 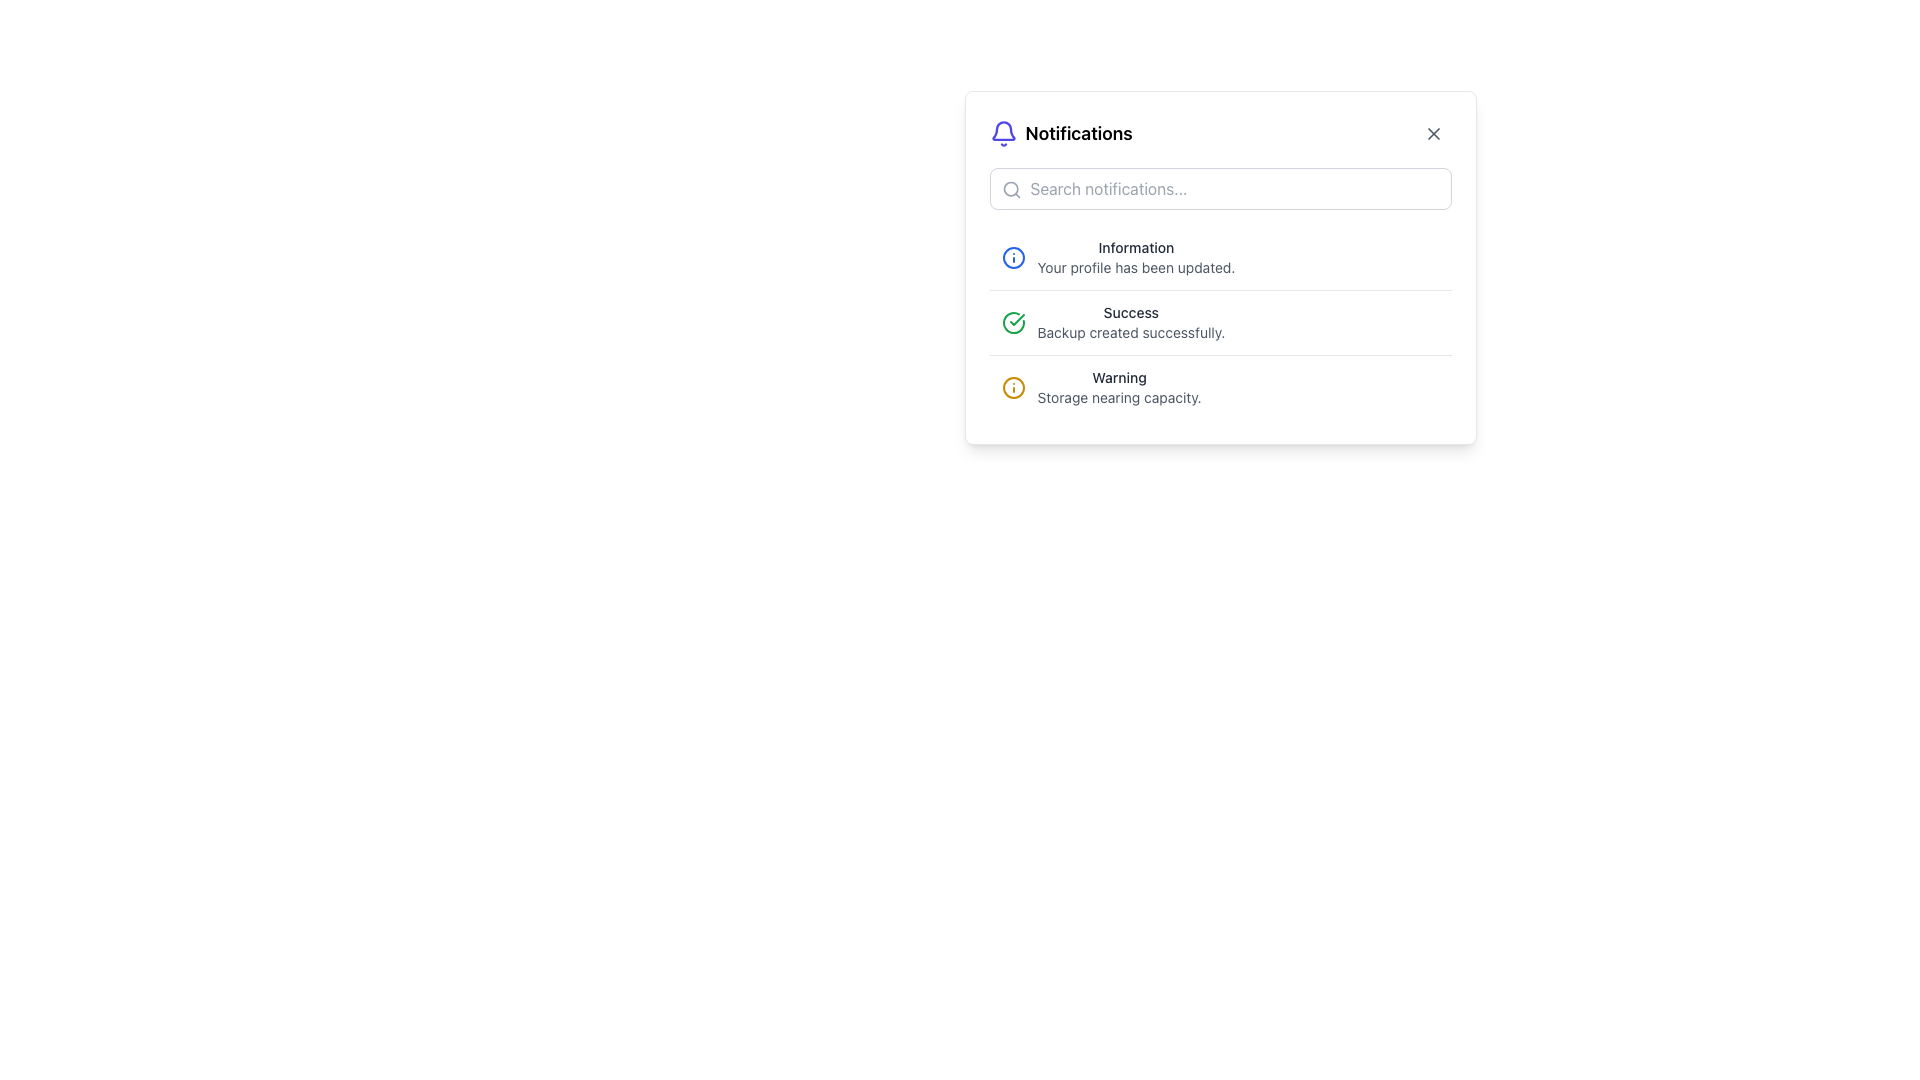 I want to click on circular icon representing a checkmark in the success alert notification by opening developer tools, so click(x=1013, y=322).